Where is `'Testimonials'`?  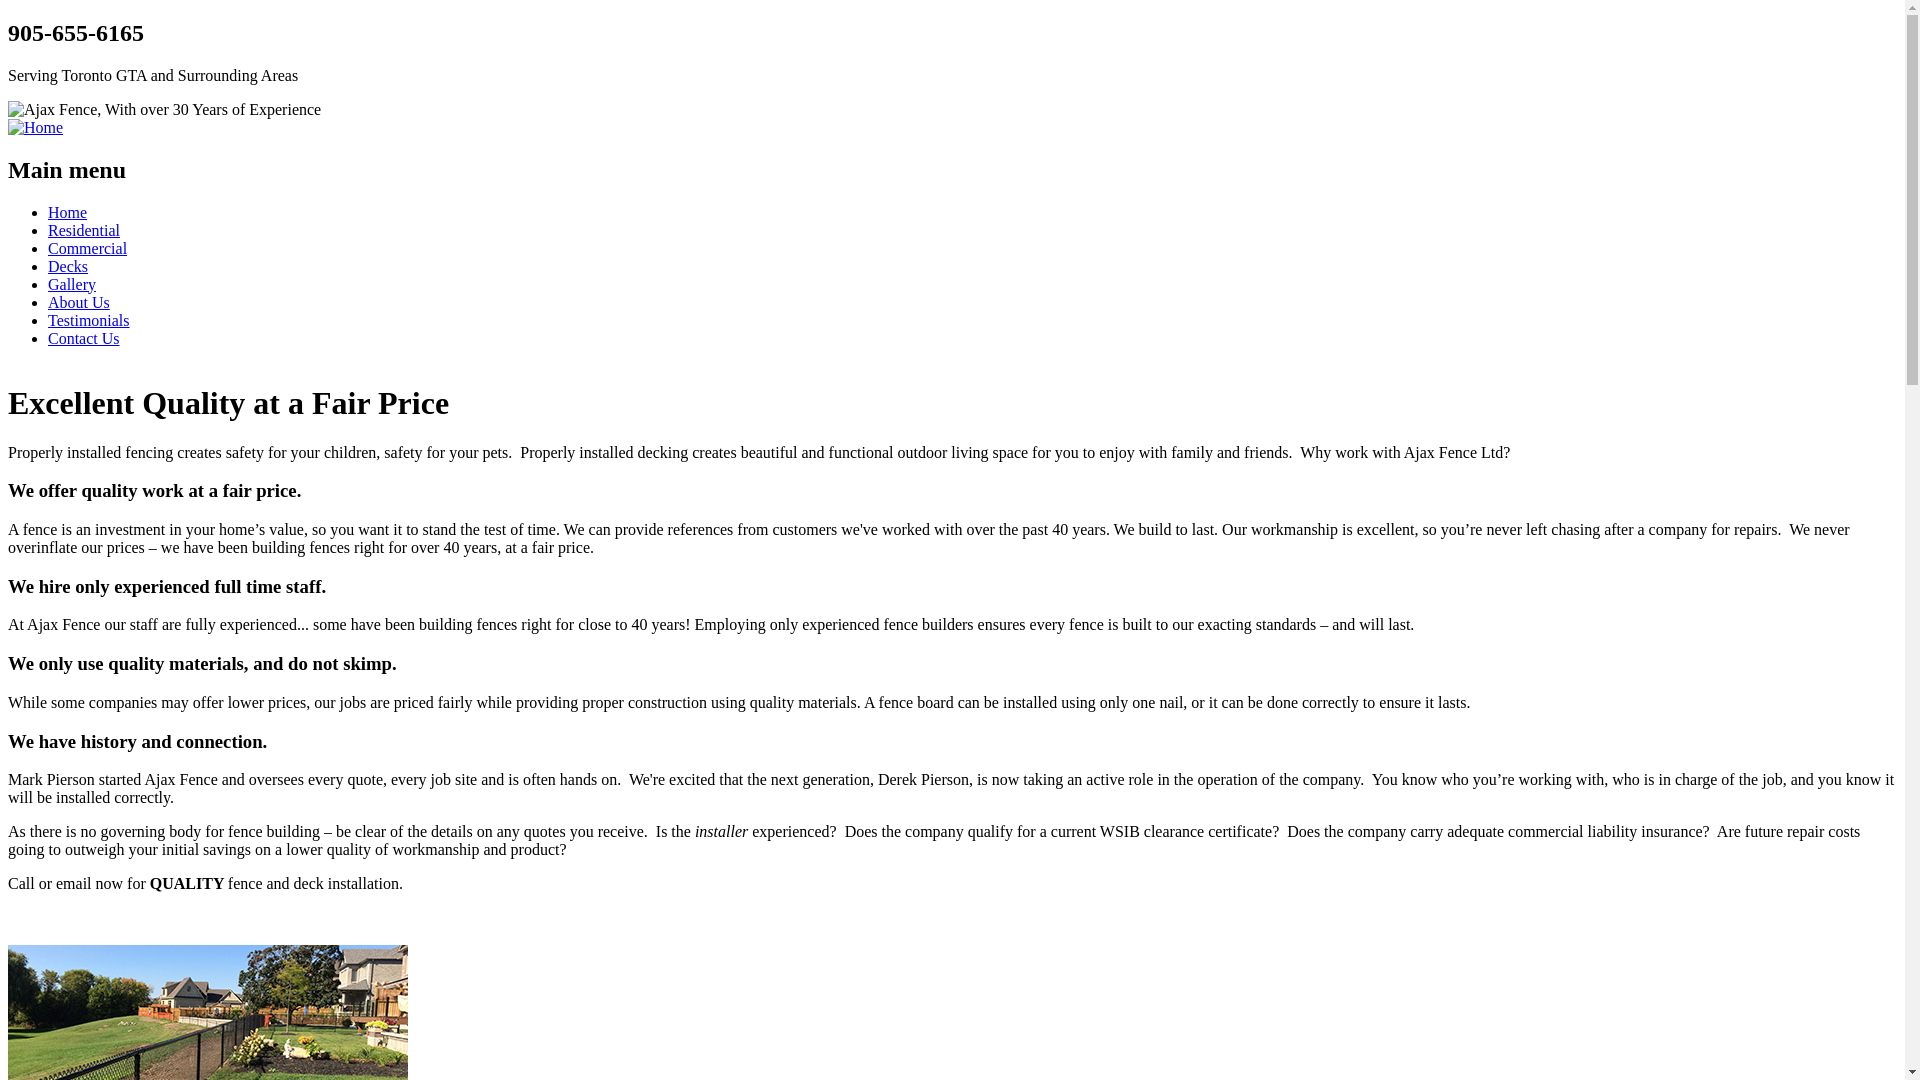 'Testimonials' is located at coordinates (88, 319).